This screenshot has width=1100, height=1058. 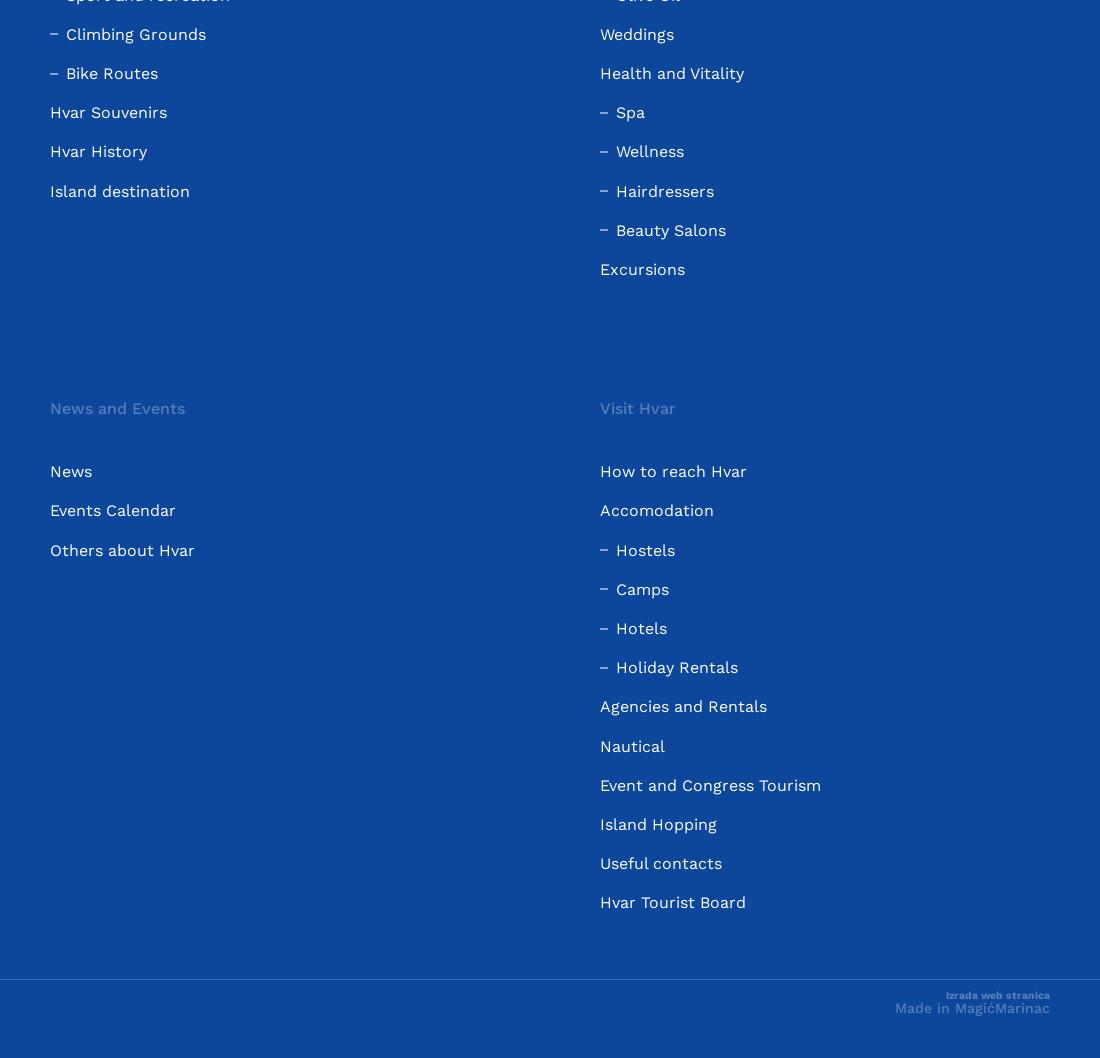 I want to click on 'Others about Hvar', so click(x=122, y=549).